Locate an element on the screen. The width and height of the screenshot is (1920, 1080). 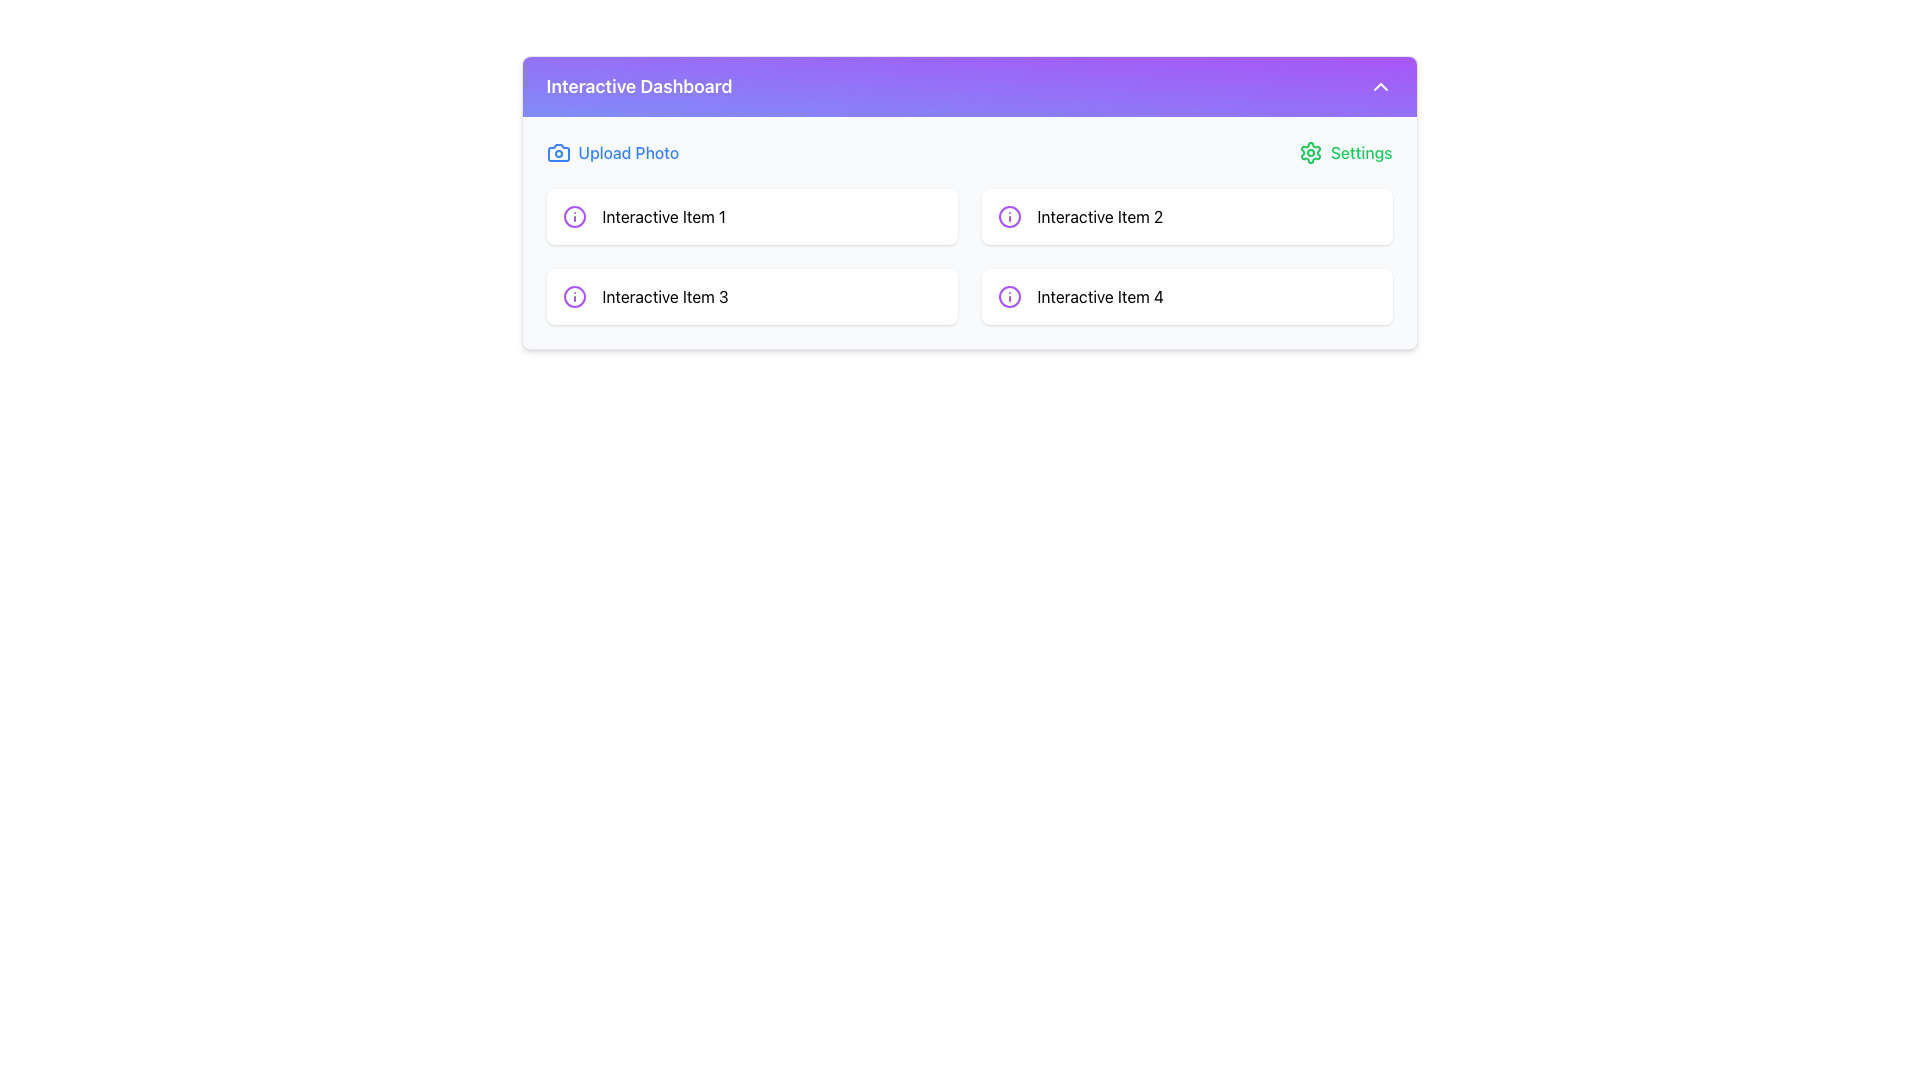
the informational UI component located in the first row, second column of the grid layout is located at coordinates (1186, 216).